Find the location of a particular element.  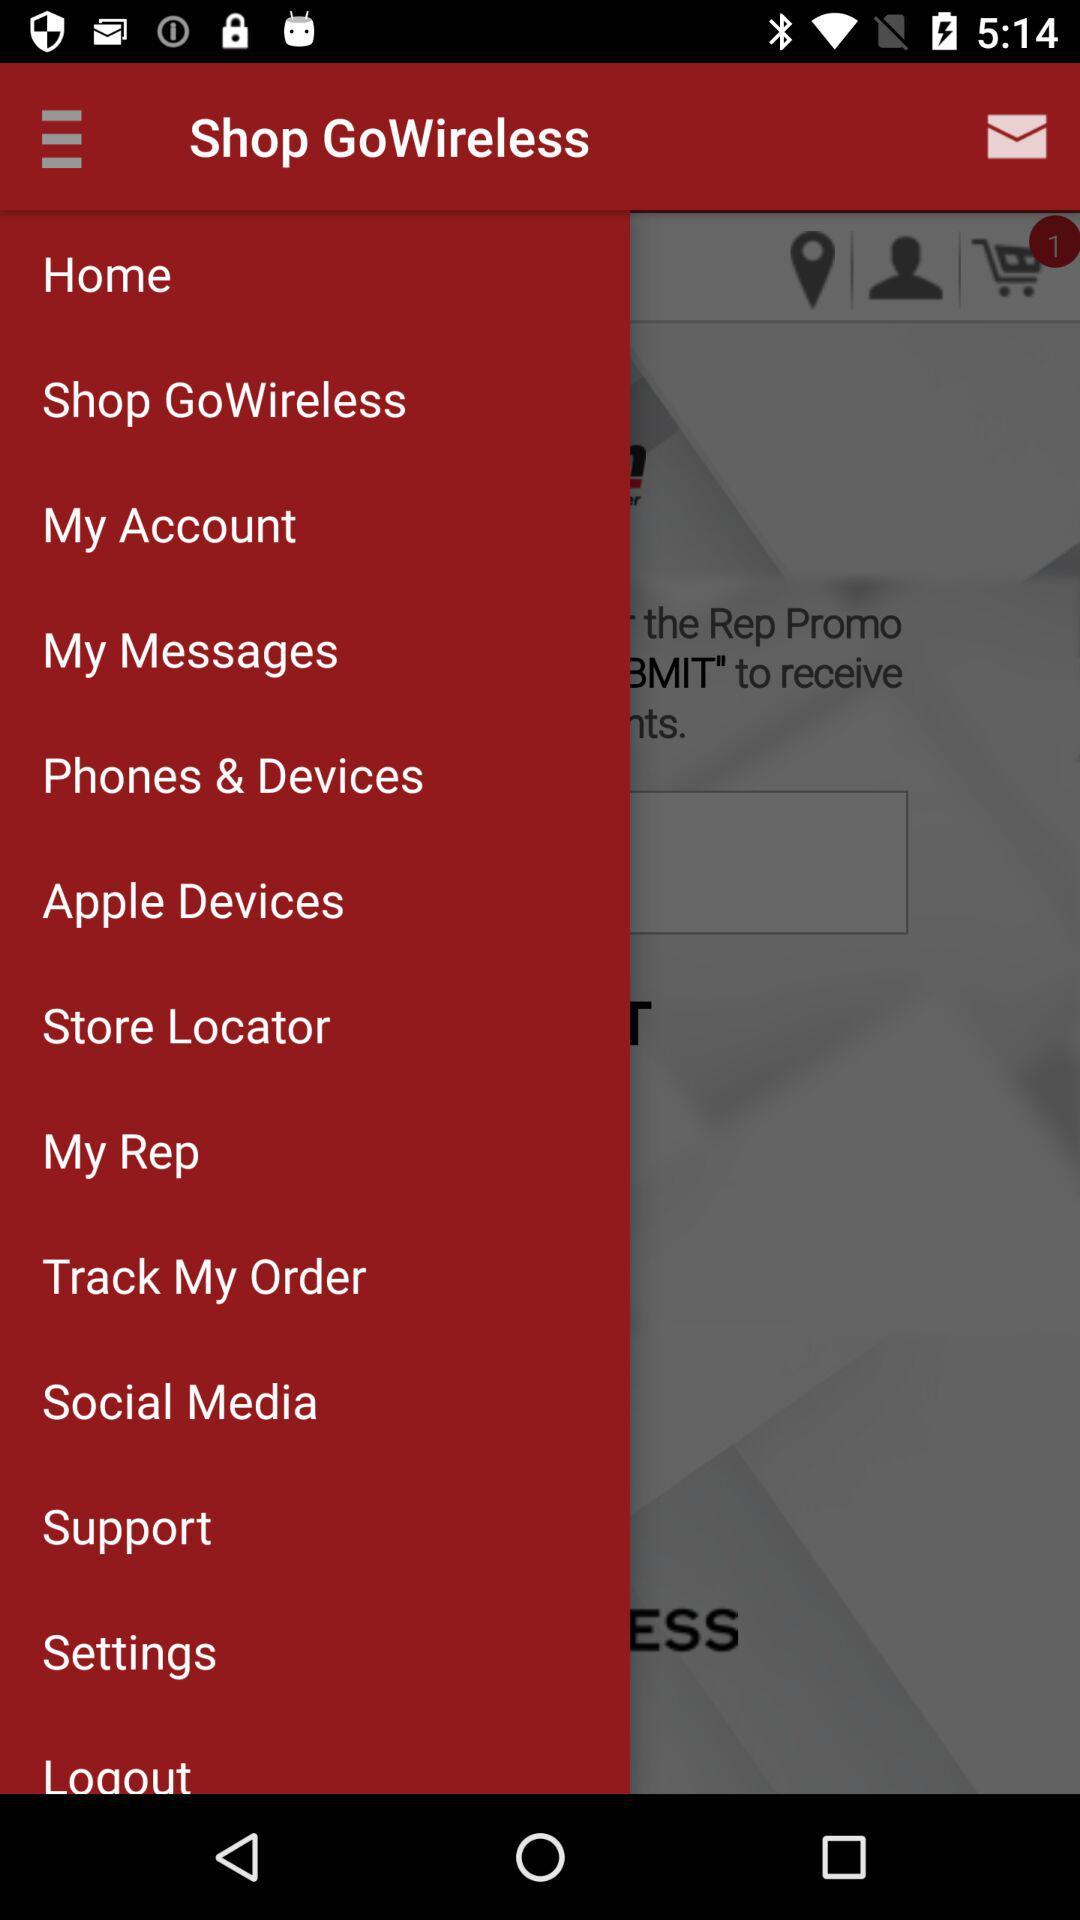

the icon above phones & devices is located at coordinates (315, 648).